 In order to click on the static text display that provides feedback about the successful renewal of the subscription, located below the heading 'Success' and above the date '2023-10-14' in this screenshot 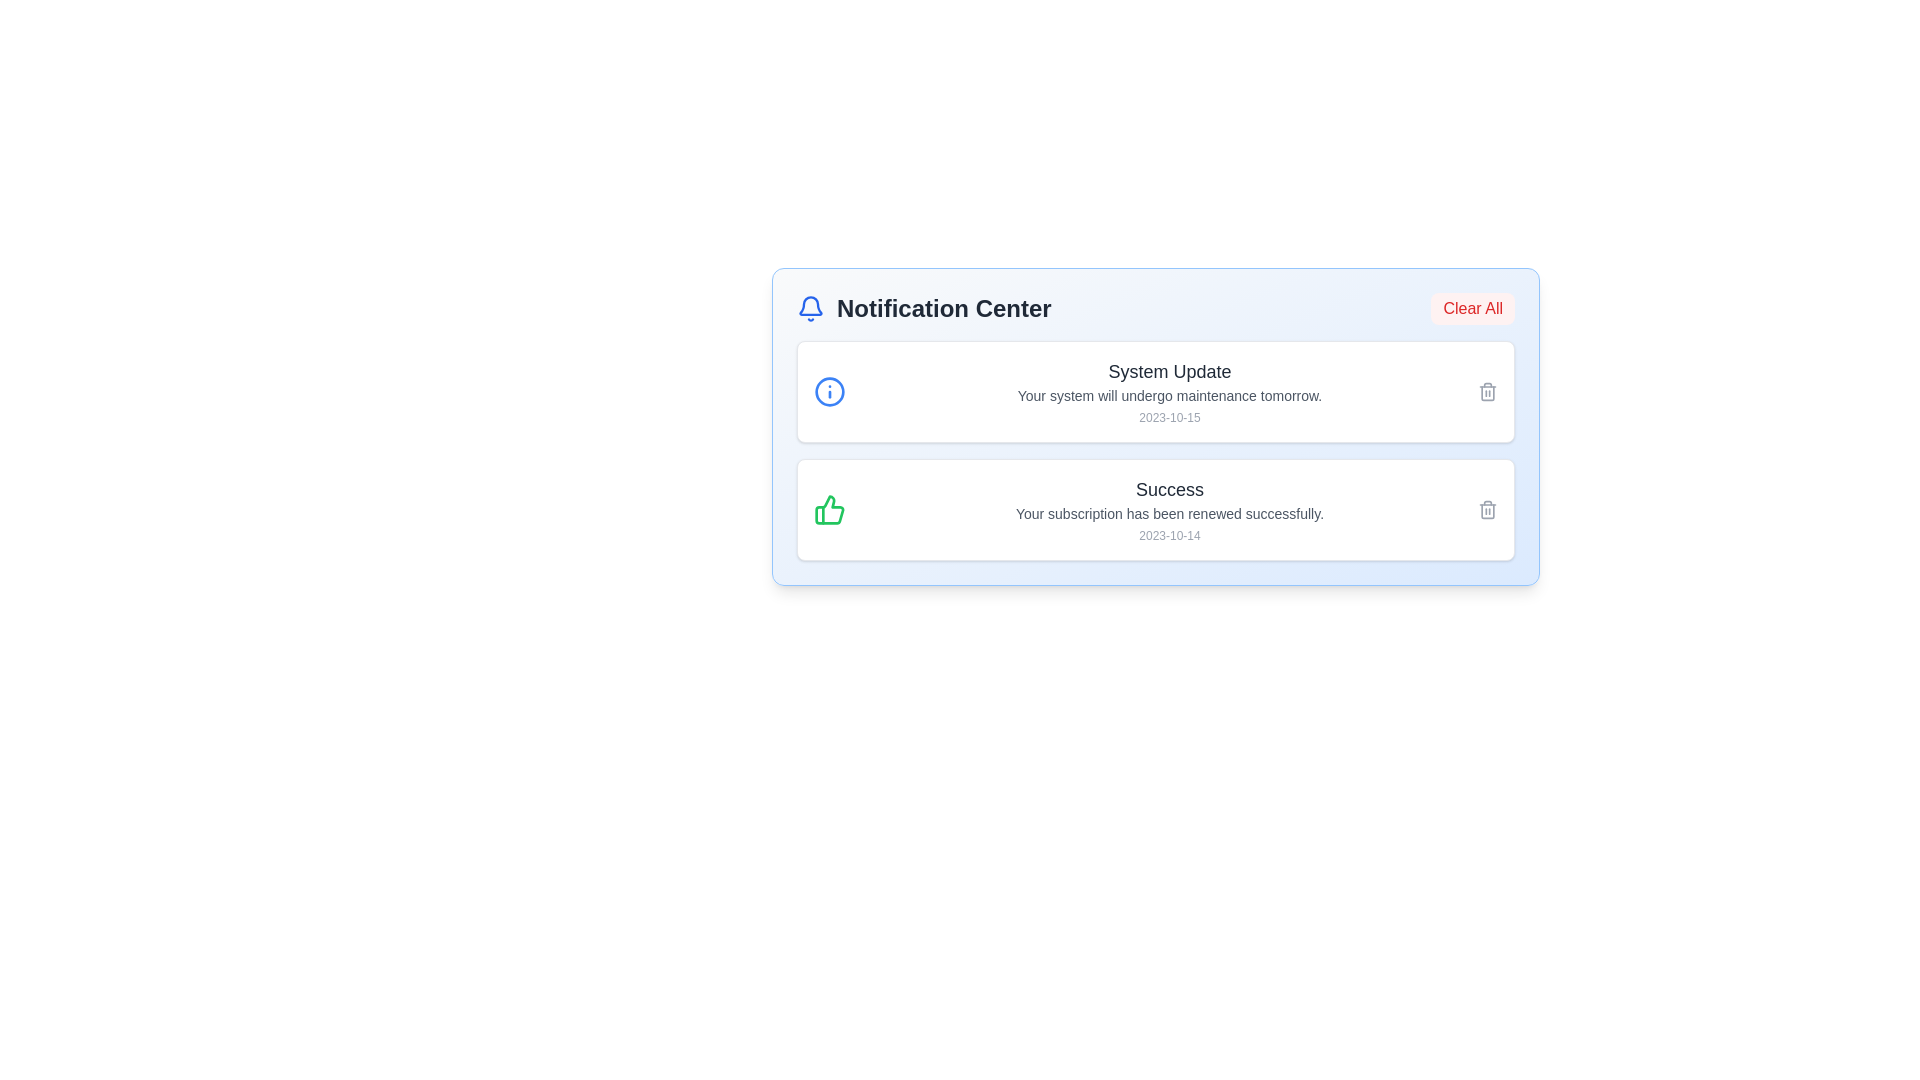, I will do `click(1170, 512)`.